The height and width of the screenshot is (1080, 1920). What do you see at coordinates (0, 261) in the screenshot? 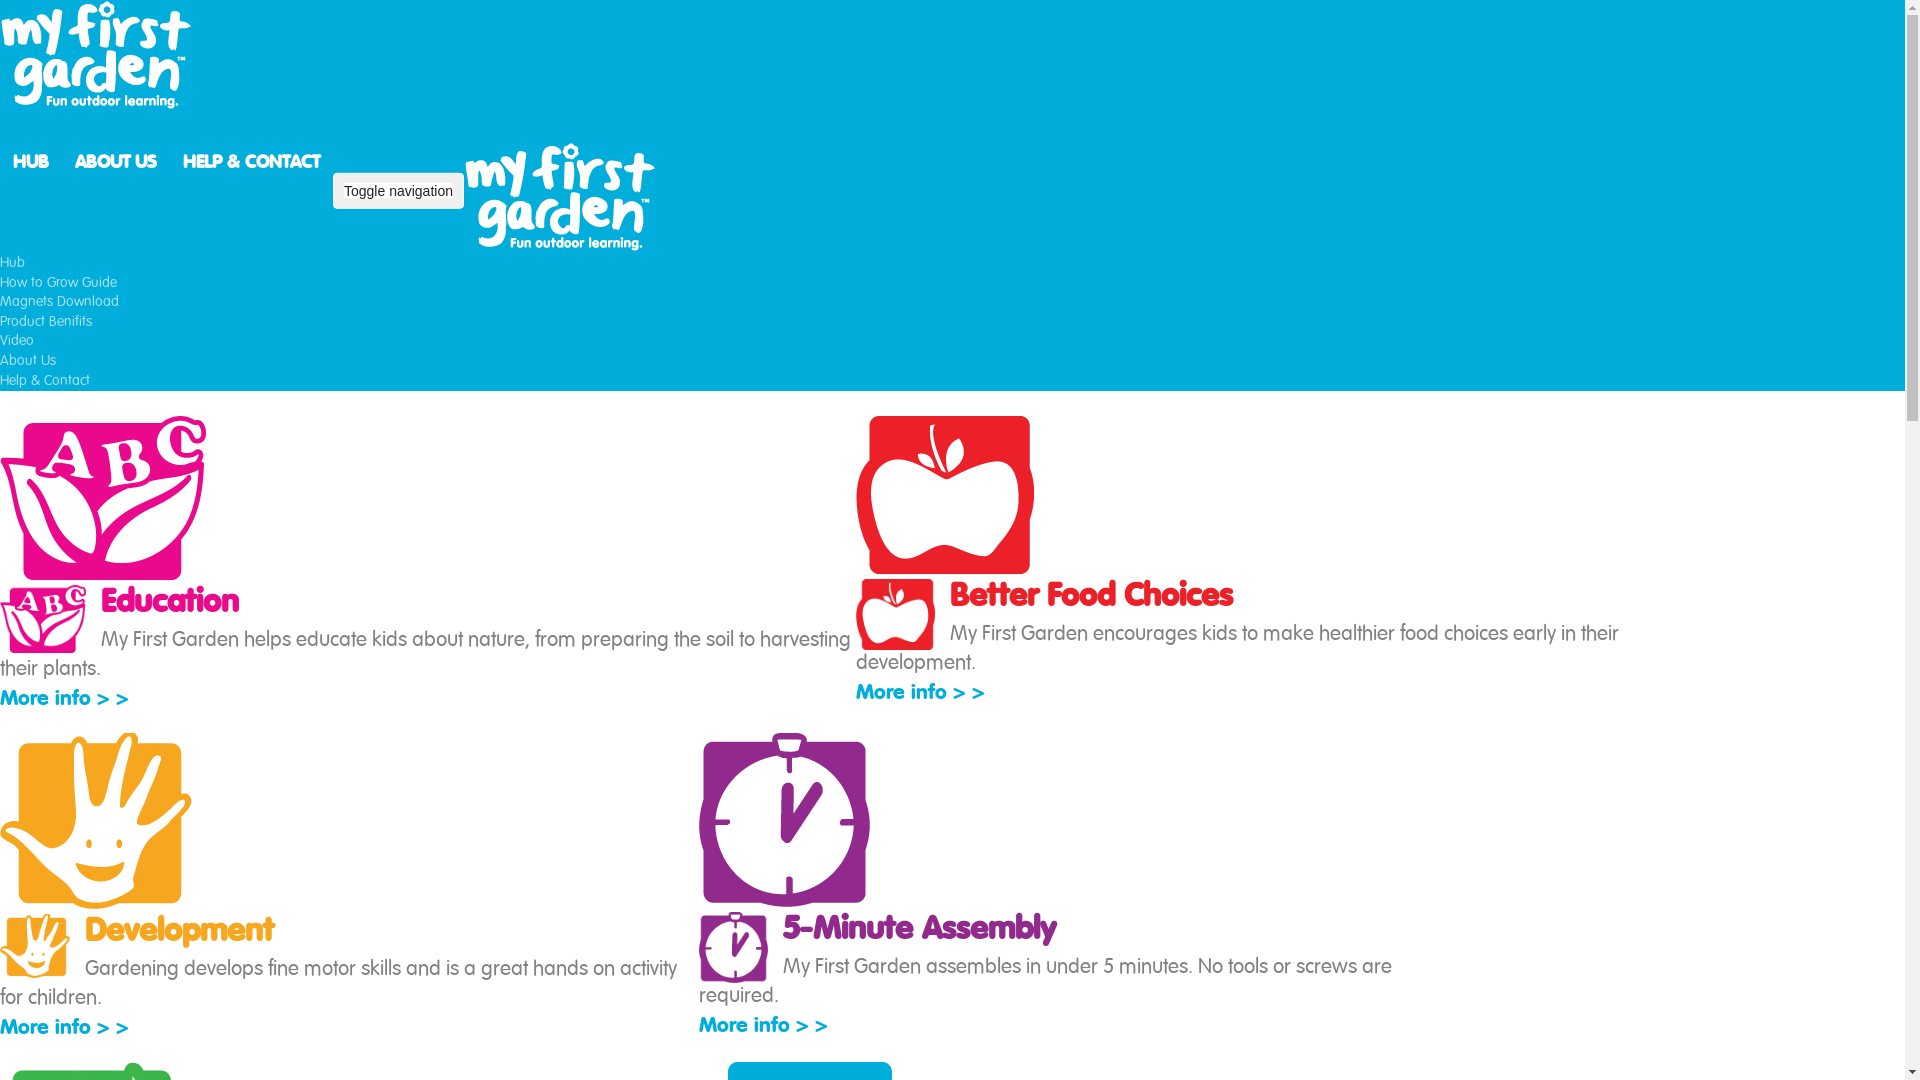
I see `'Hub'` at bounding box center [0, 261].